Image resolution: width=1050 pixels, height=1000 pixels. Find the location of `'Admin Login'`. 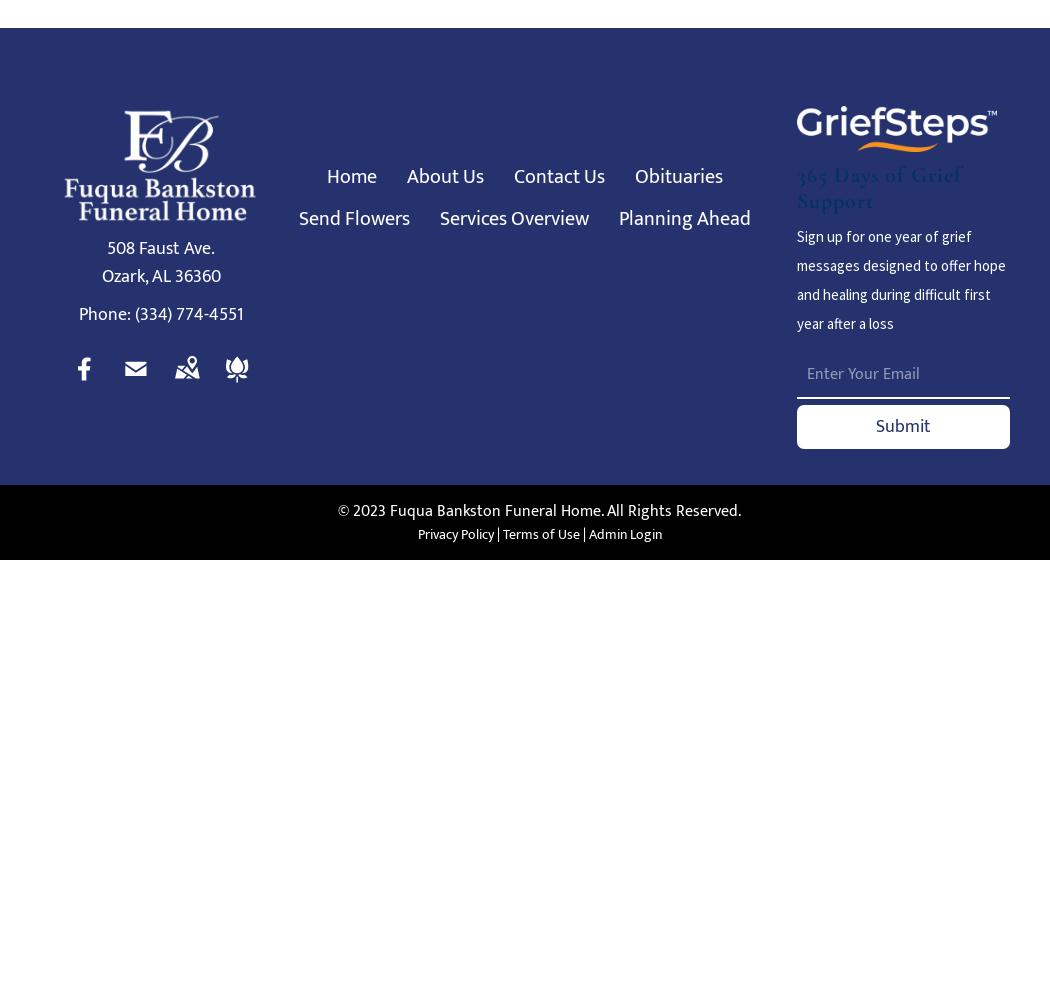

'Admin Login' is located at coordinates (624, 534).